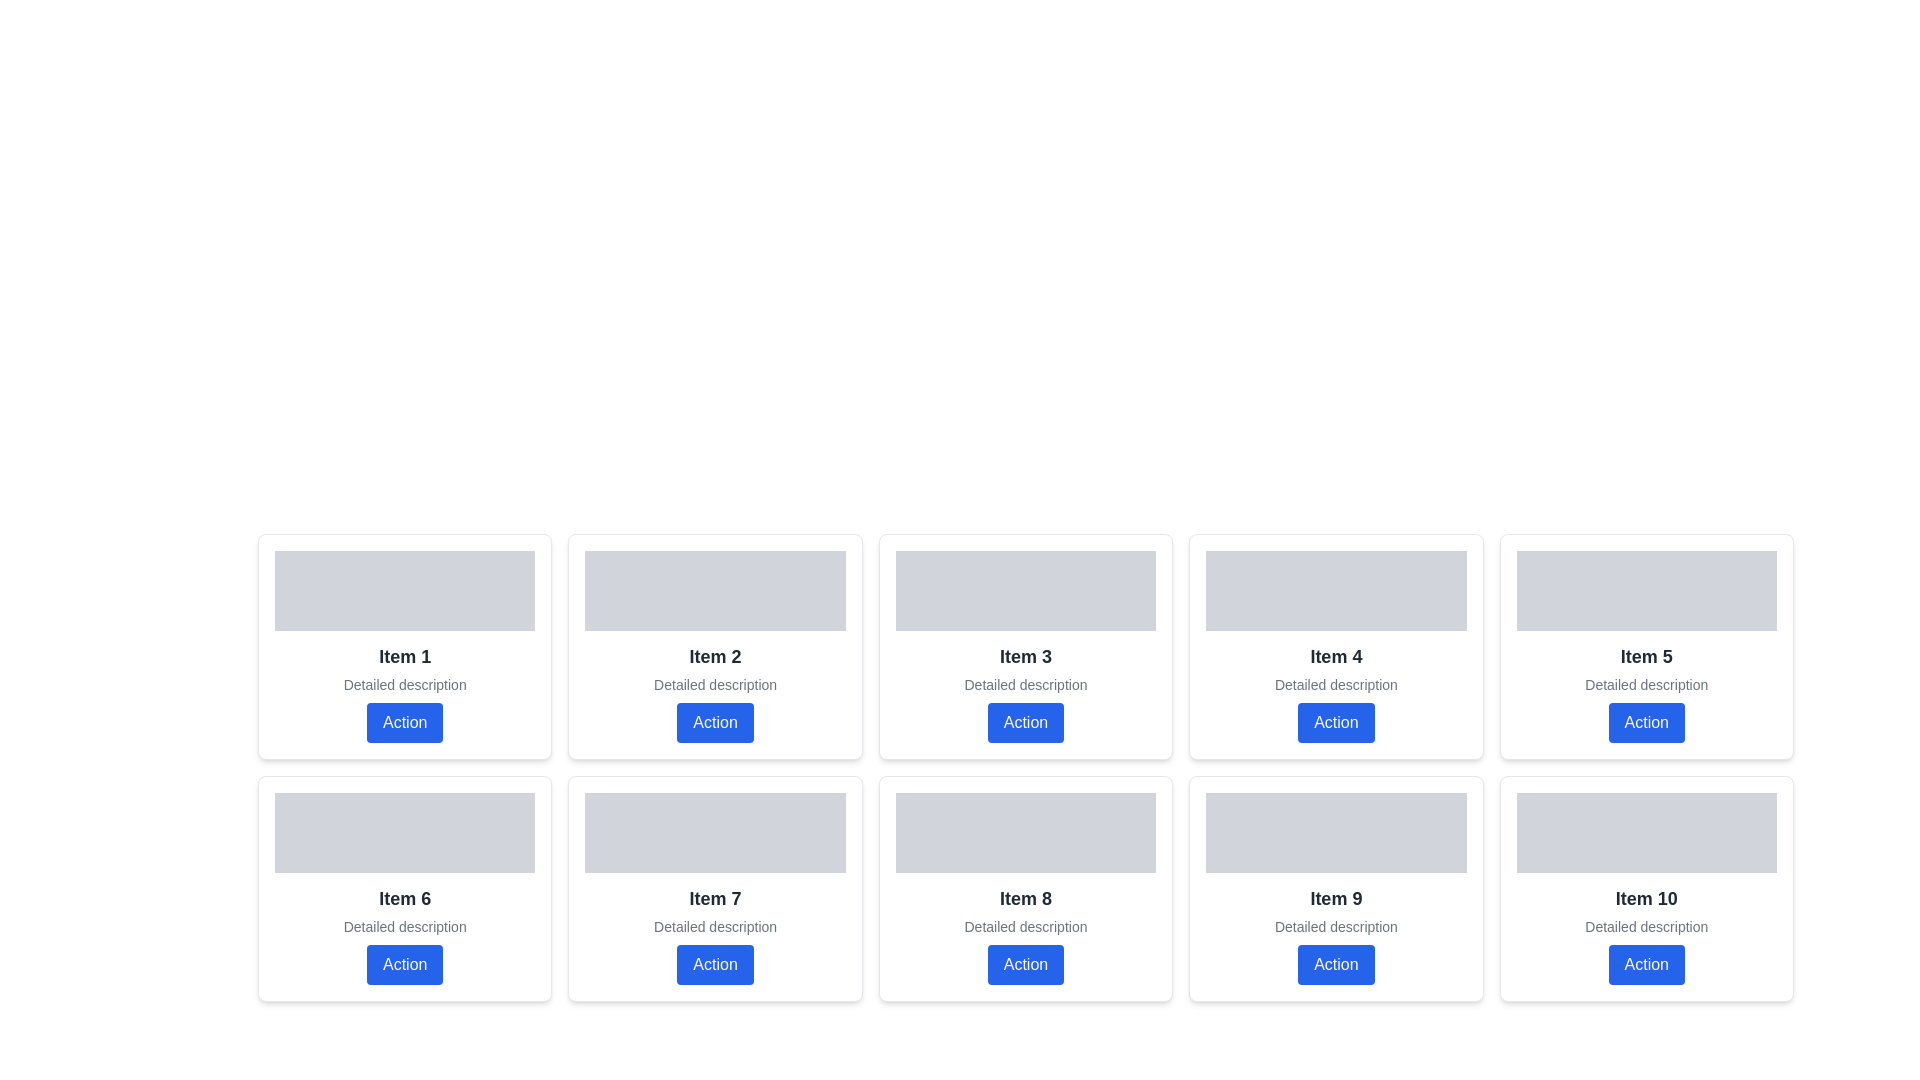  Describe the element at coordinates (1336, 656) in the screenshot. I see `the text 'Item 4' displayed in a large bold font within the card layout` at that location.